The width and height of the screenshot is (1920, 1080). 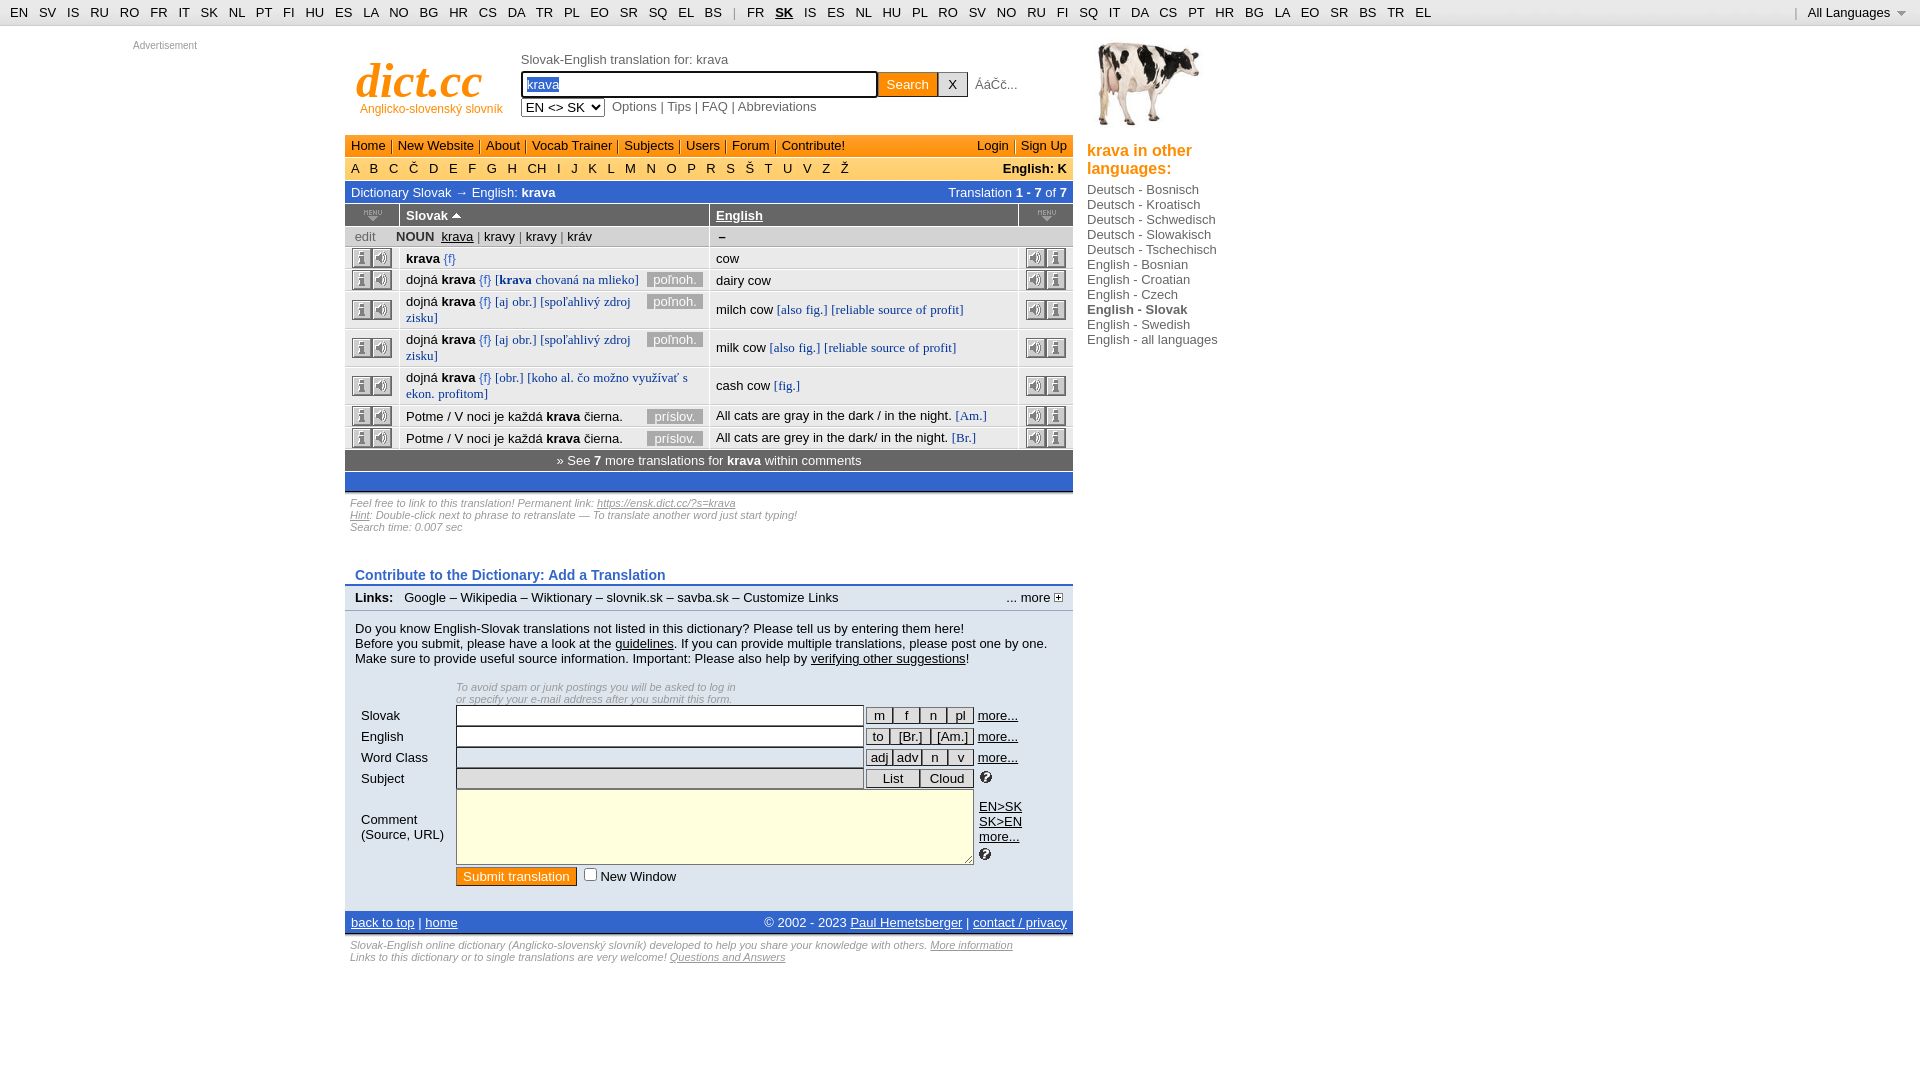 I want to click on 'edit', so click(x=365, y=235).